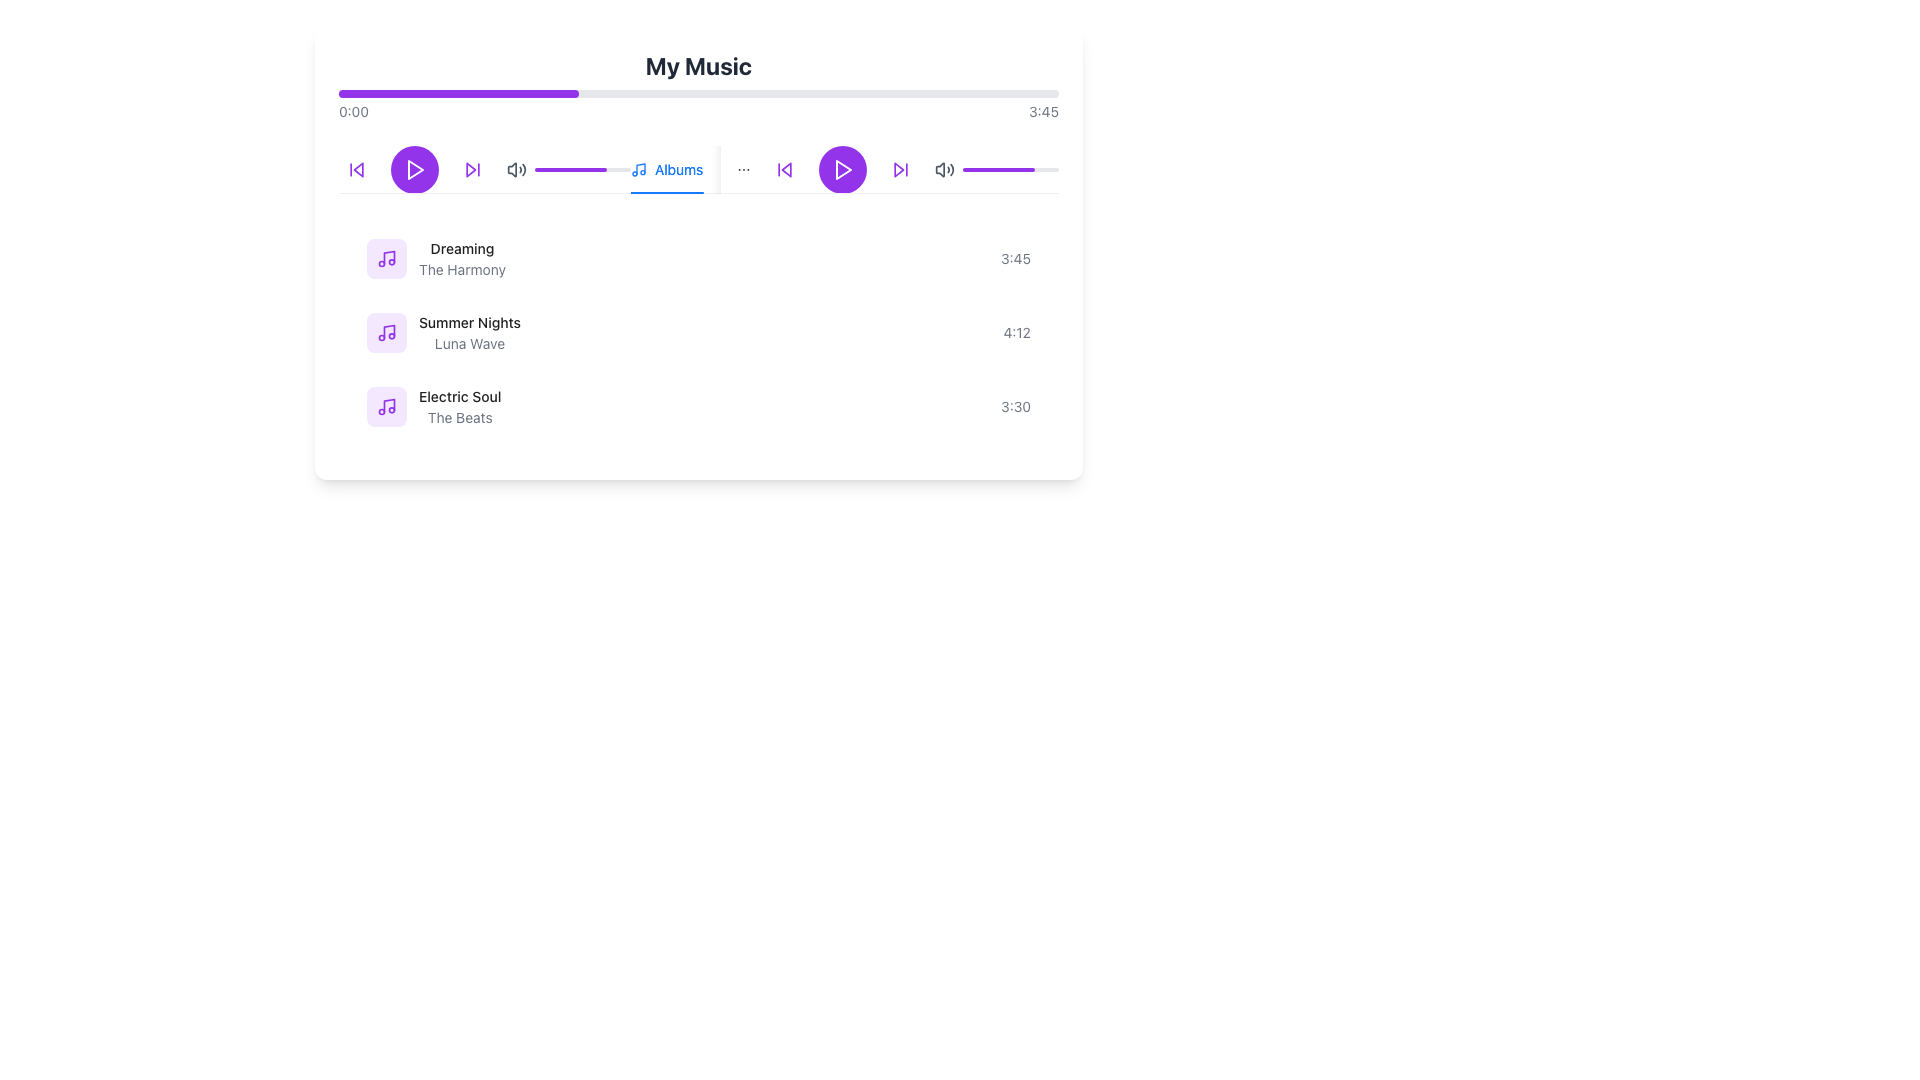 This screenshot has height=1080, width=1920. I want to click on the progress value, so click(616, 168).